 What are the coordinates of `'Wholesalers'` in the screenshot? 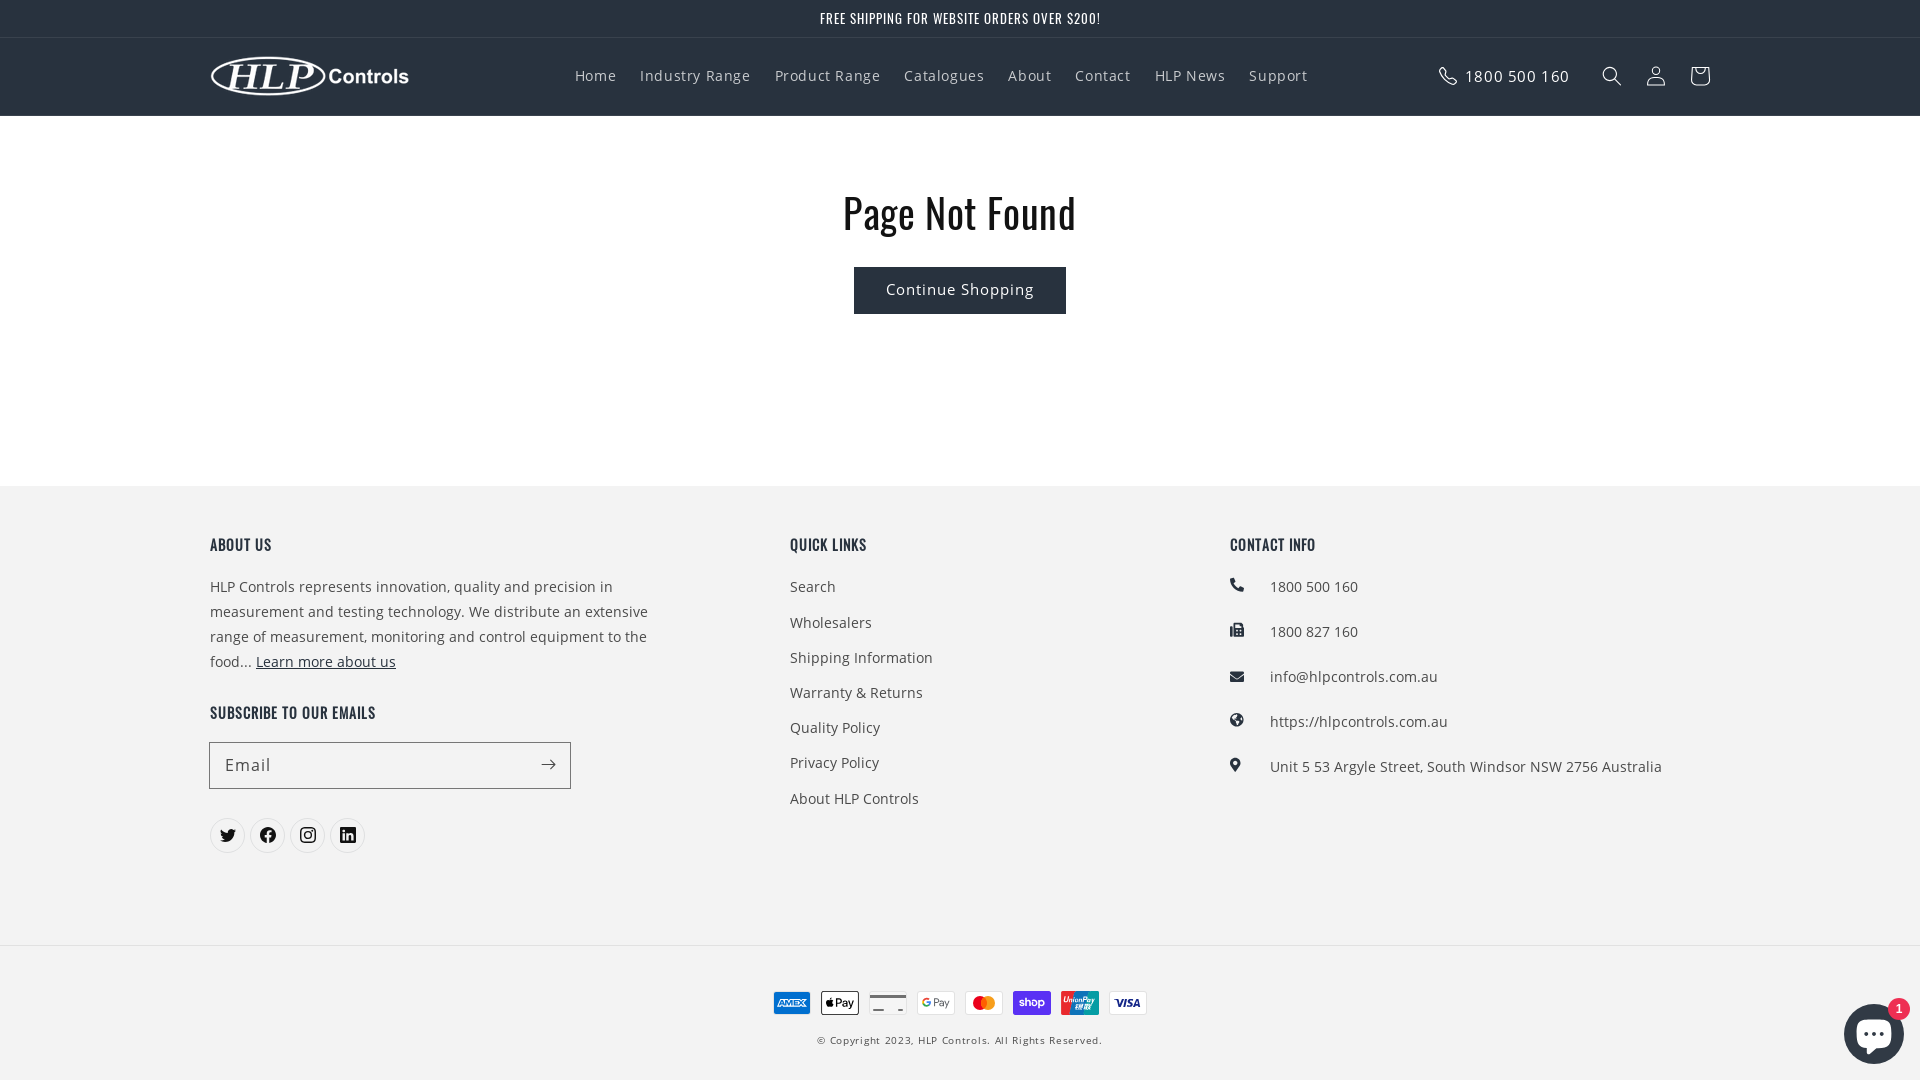 It's located at (830, 621).